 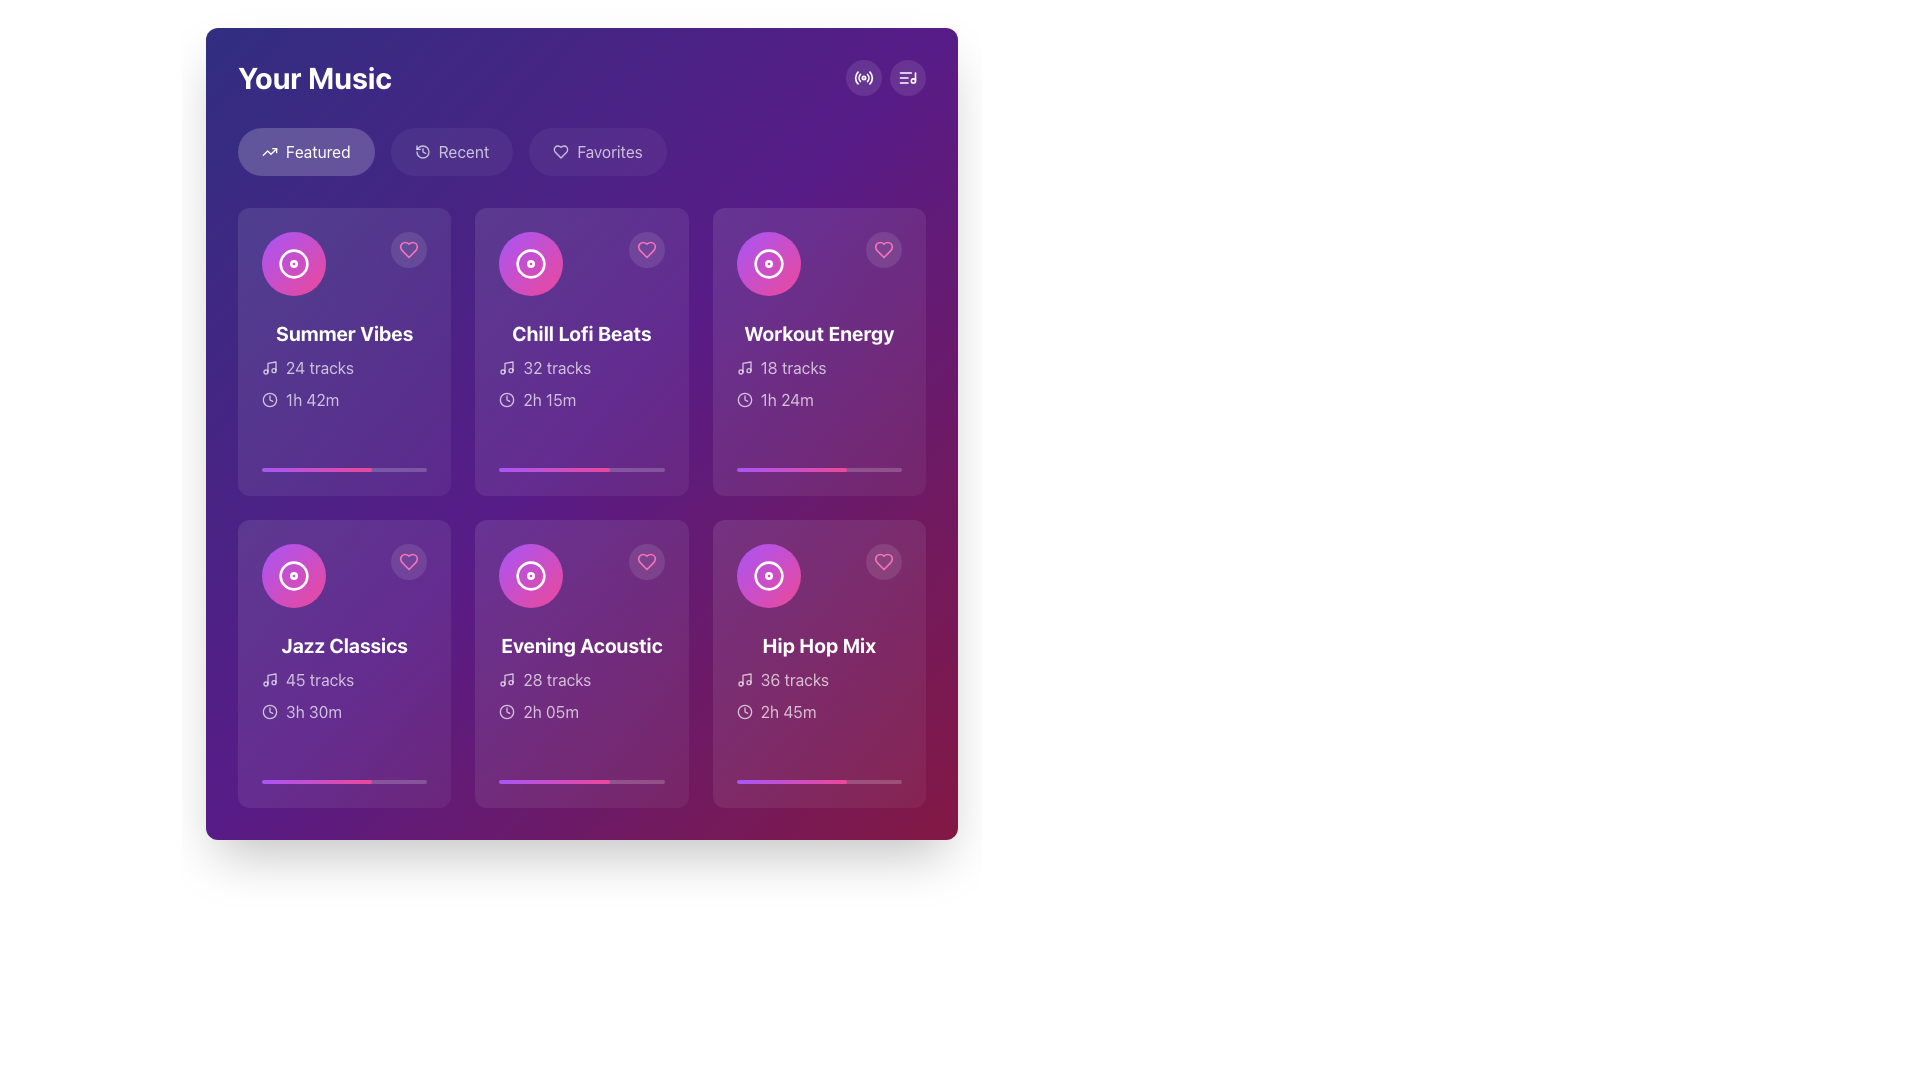 I want to click on the musical note icon located within the 'Workout Energy' card, which indicates music or audio tracks, so click(x=743, y=367).